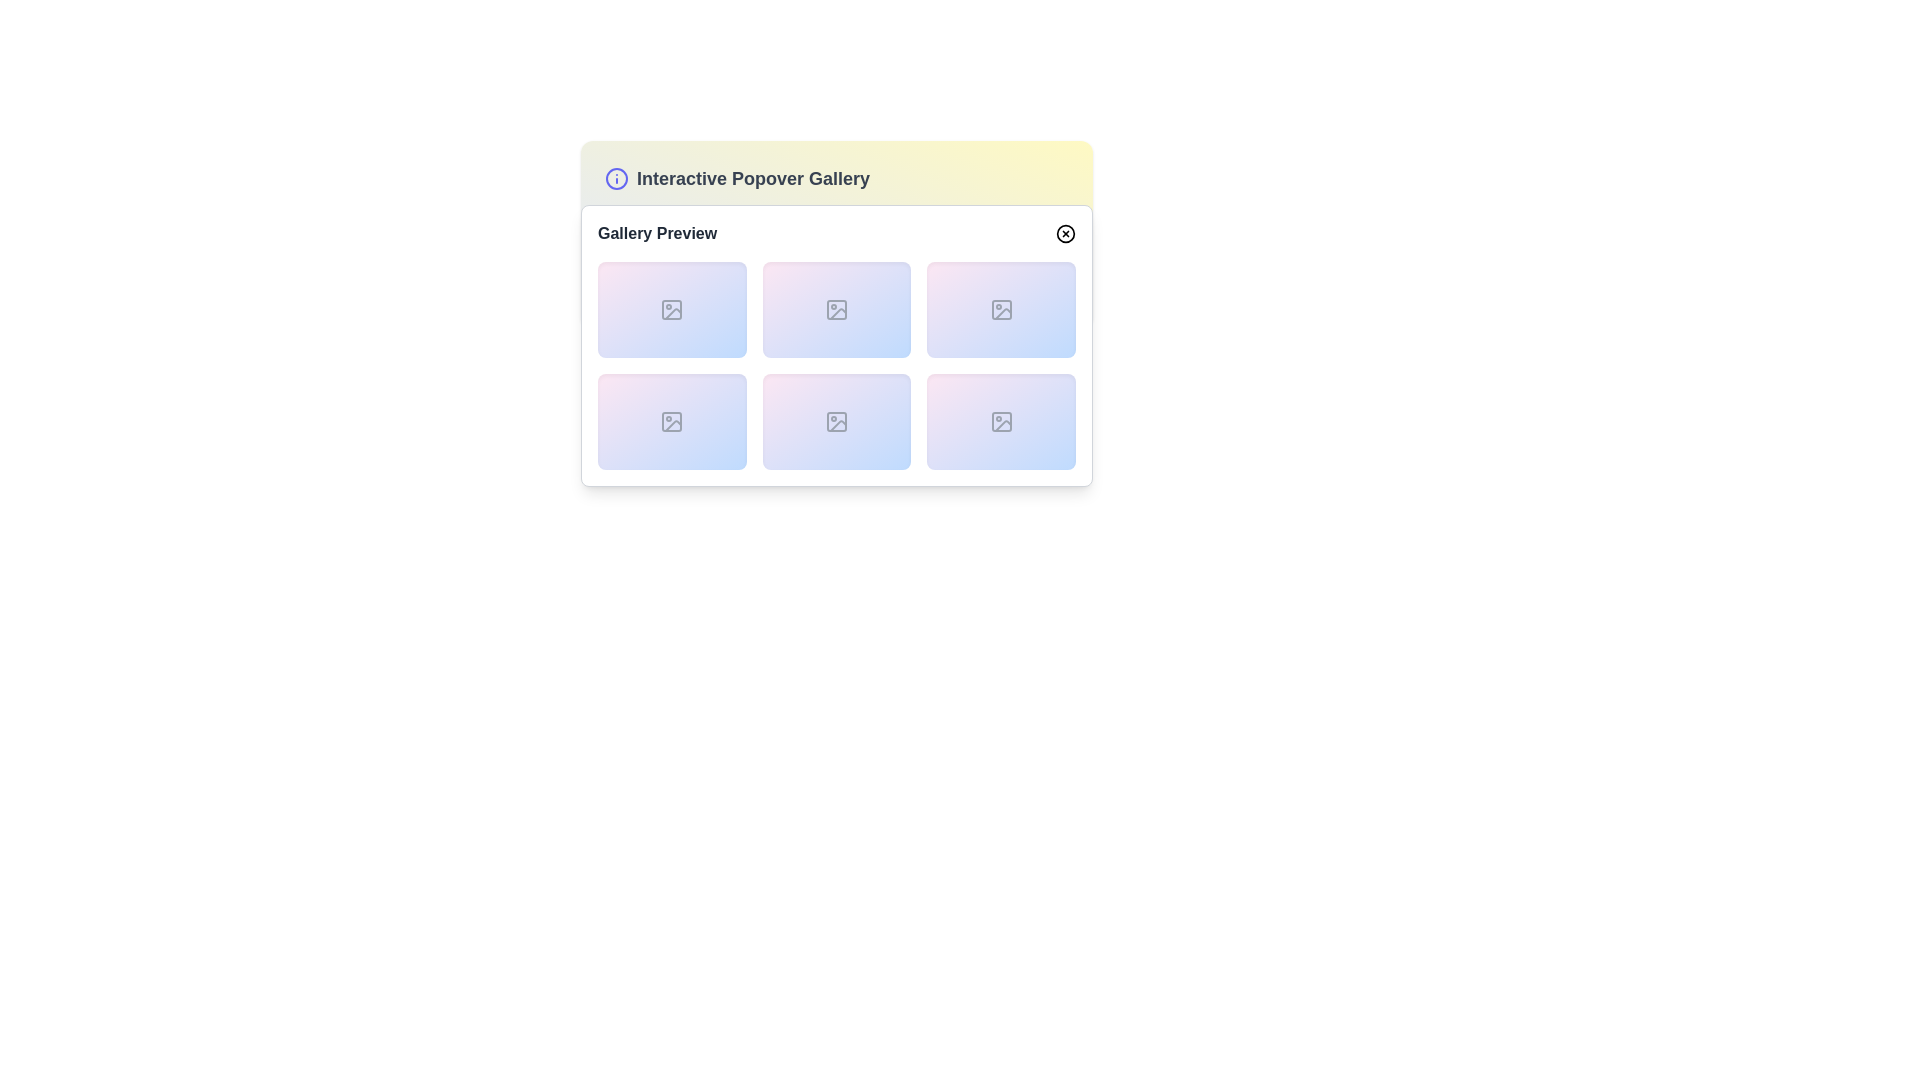 The height and width of the screenshot is (1080, 1920). I want to click on the SVG icon in the top-left quadrant of the grid layout, which serves as a placeholder for an image, so click(672, 309).